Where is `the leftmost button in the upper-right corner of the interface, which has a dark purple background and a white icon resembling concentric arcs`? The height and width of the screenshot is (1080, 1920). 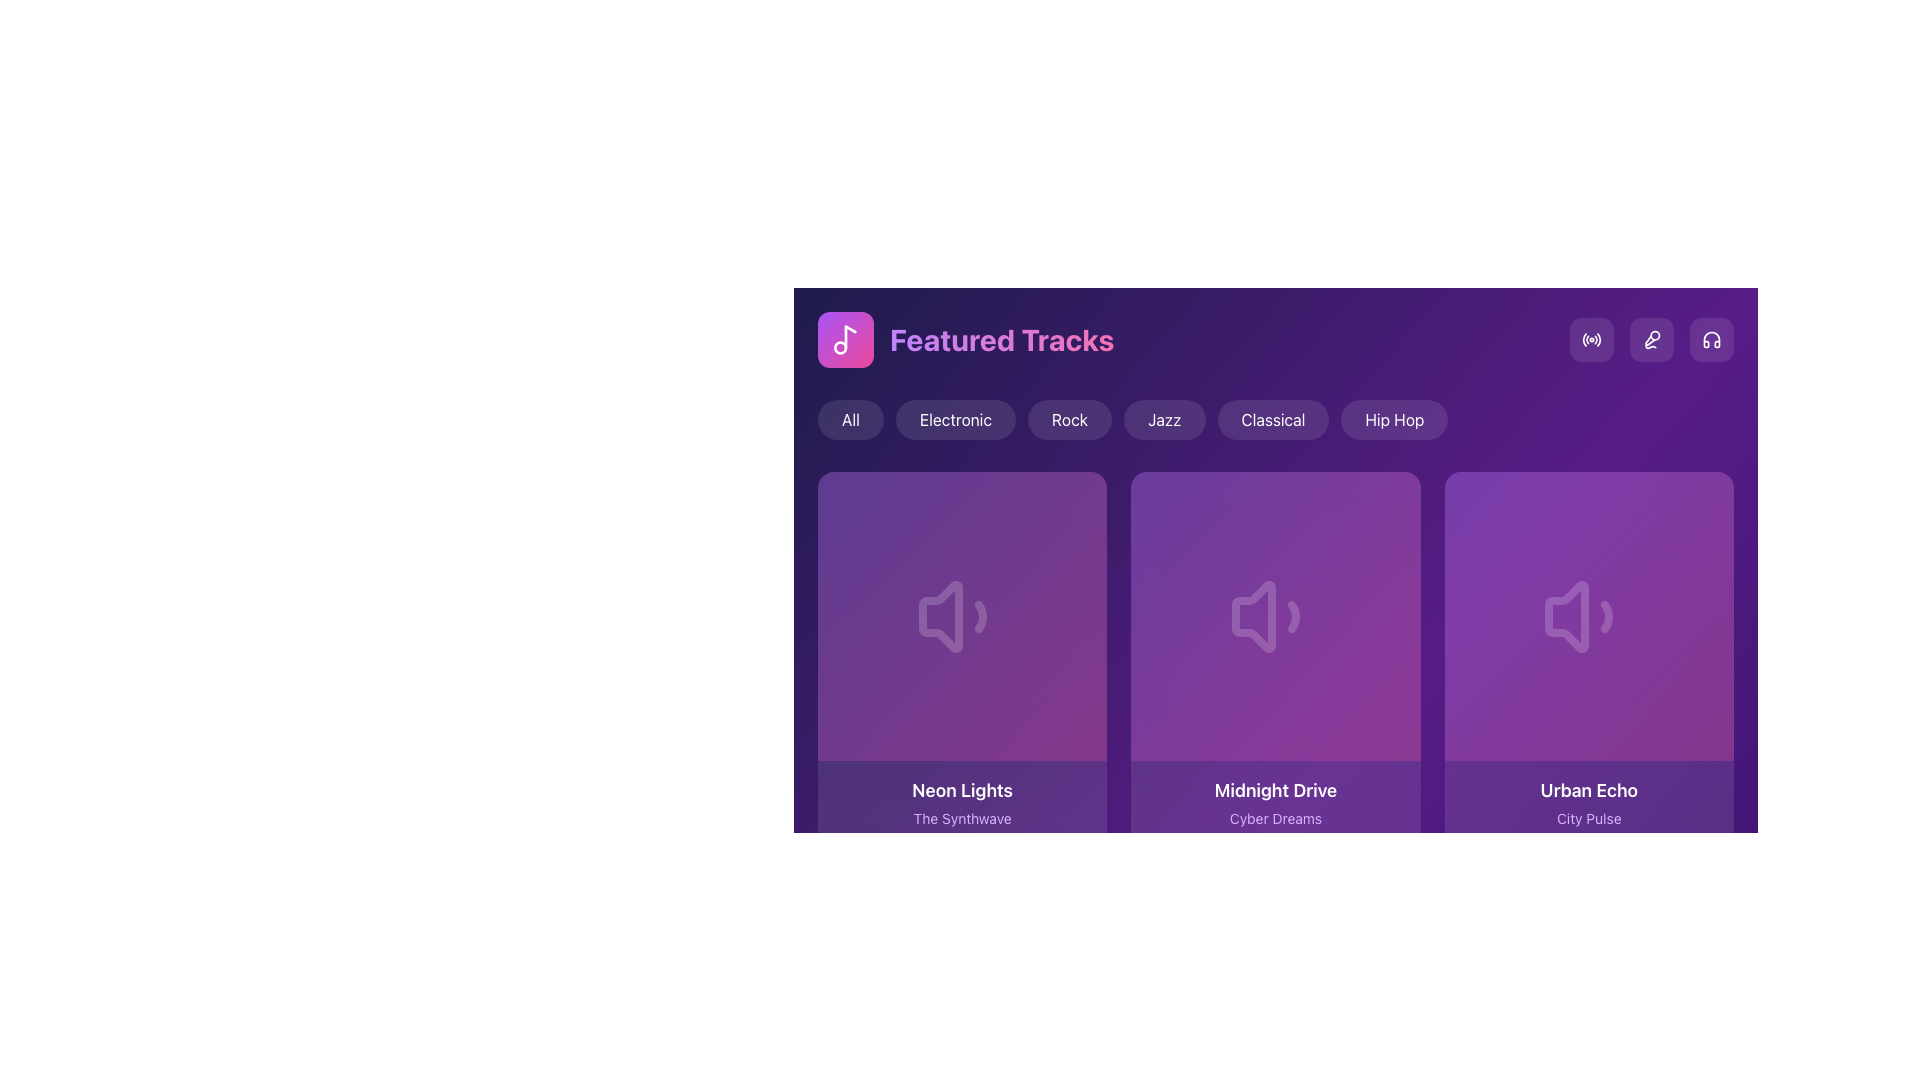 the leftmost button in the upper-right corner of the interface, which has a dark purple background and a white icon resembling concentric arcs is located at coordinates (1591, 338).